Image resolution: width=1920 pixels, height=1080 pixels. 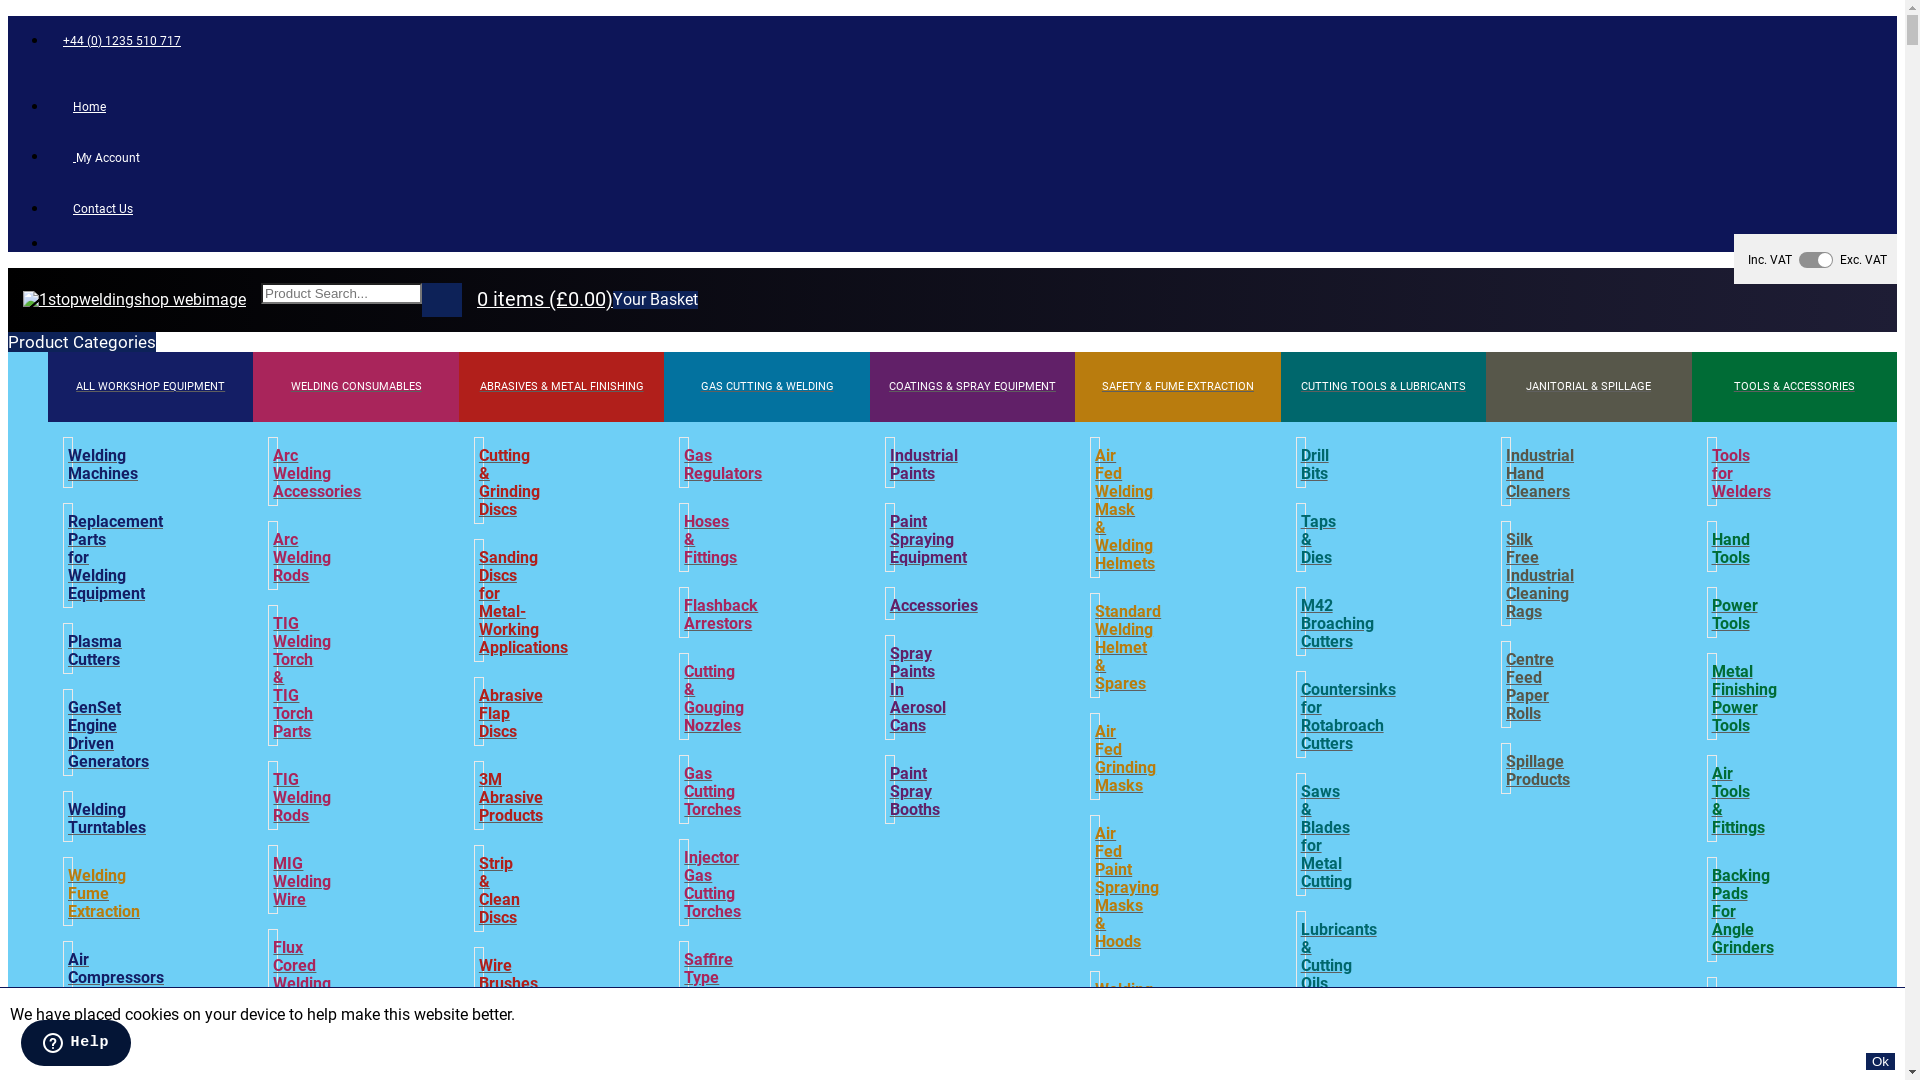 I want to click on 'Ok', so click(x=1879, y=1060).